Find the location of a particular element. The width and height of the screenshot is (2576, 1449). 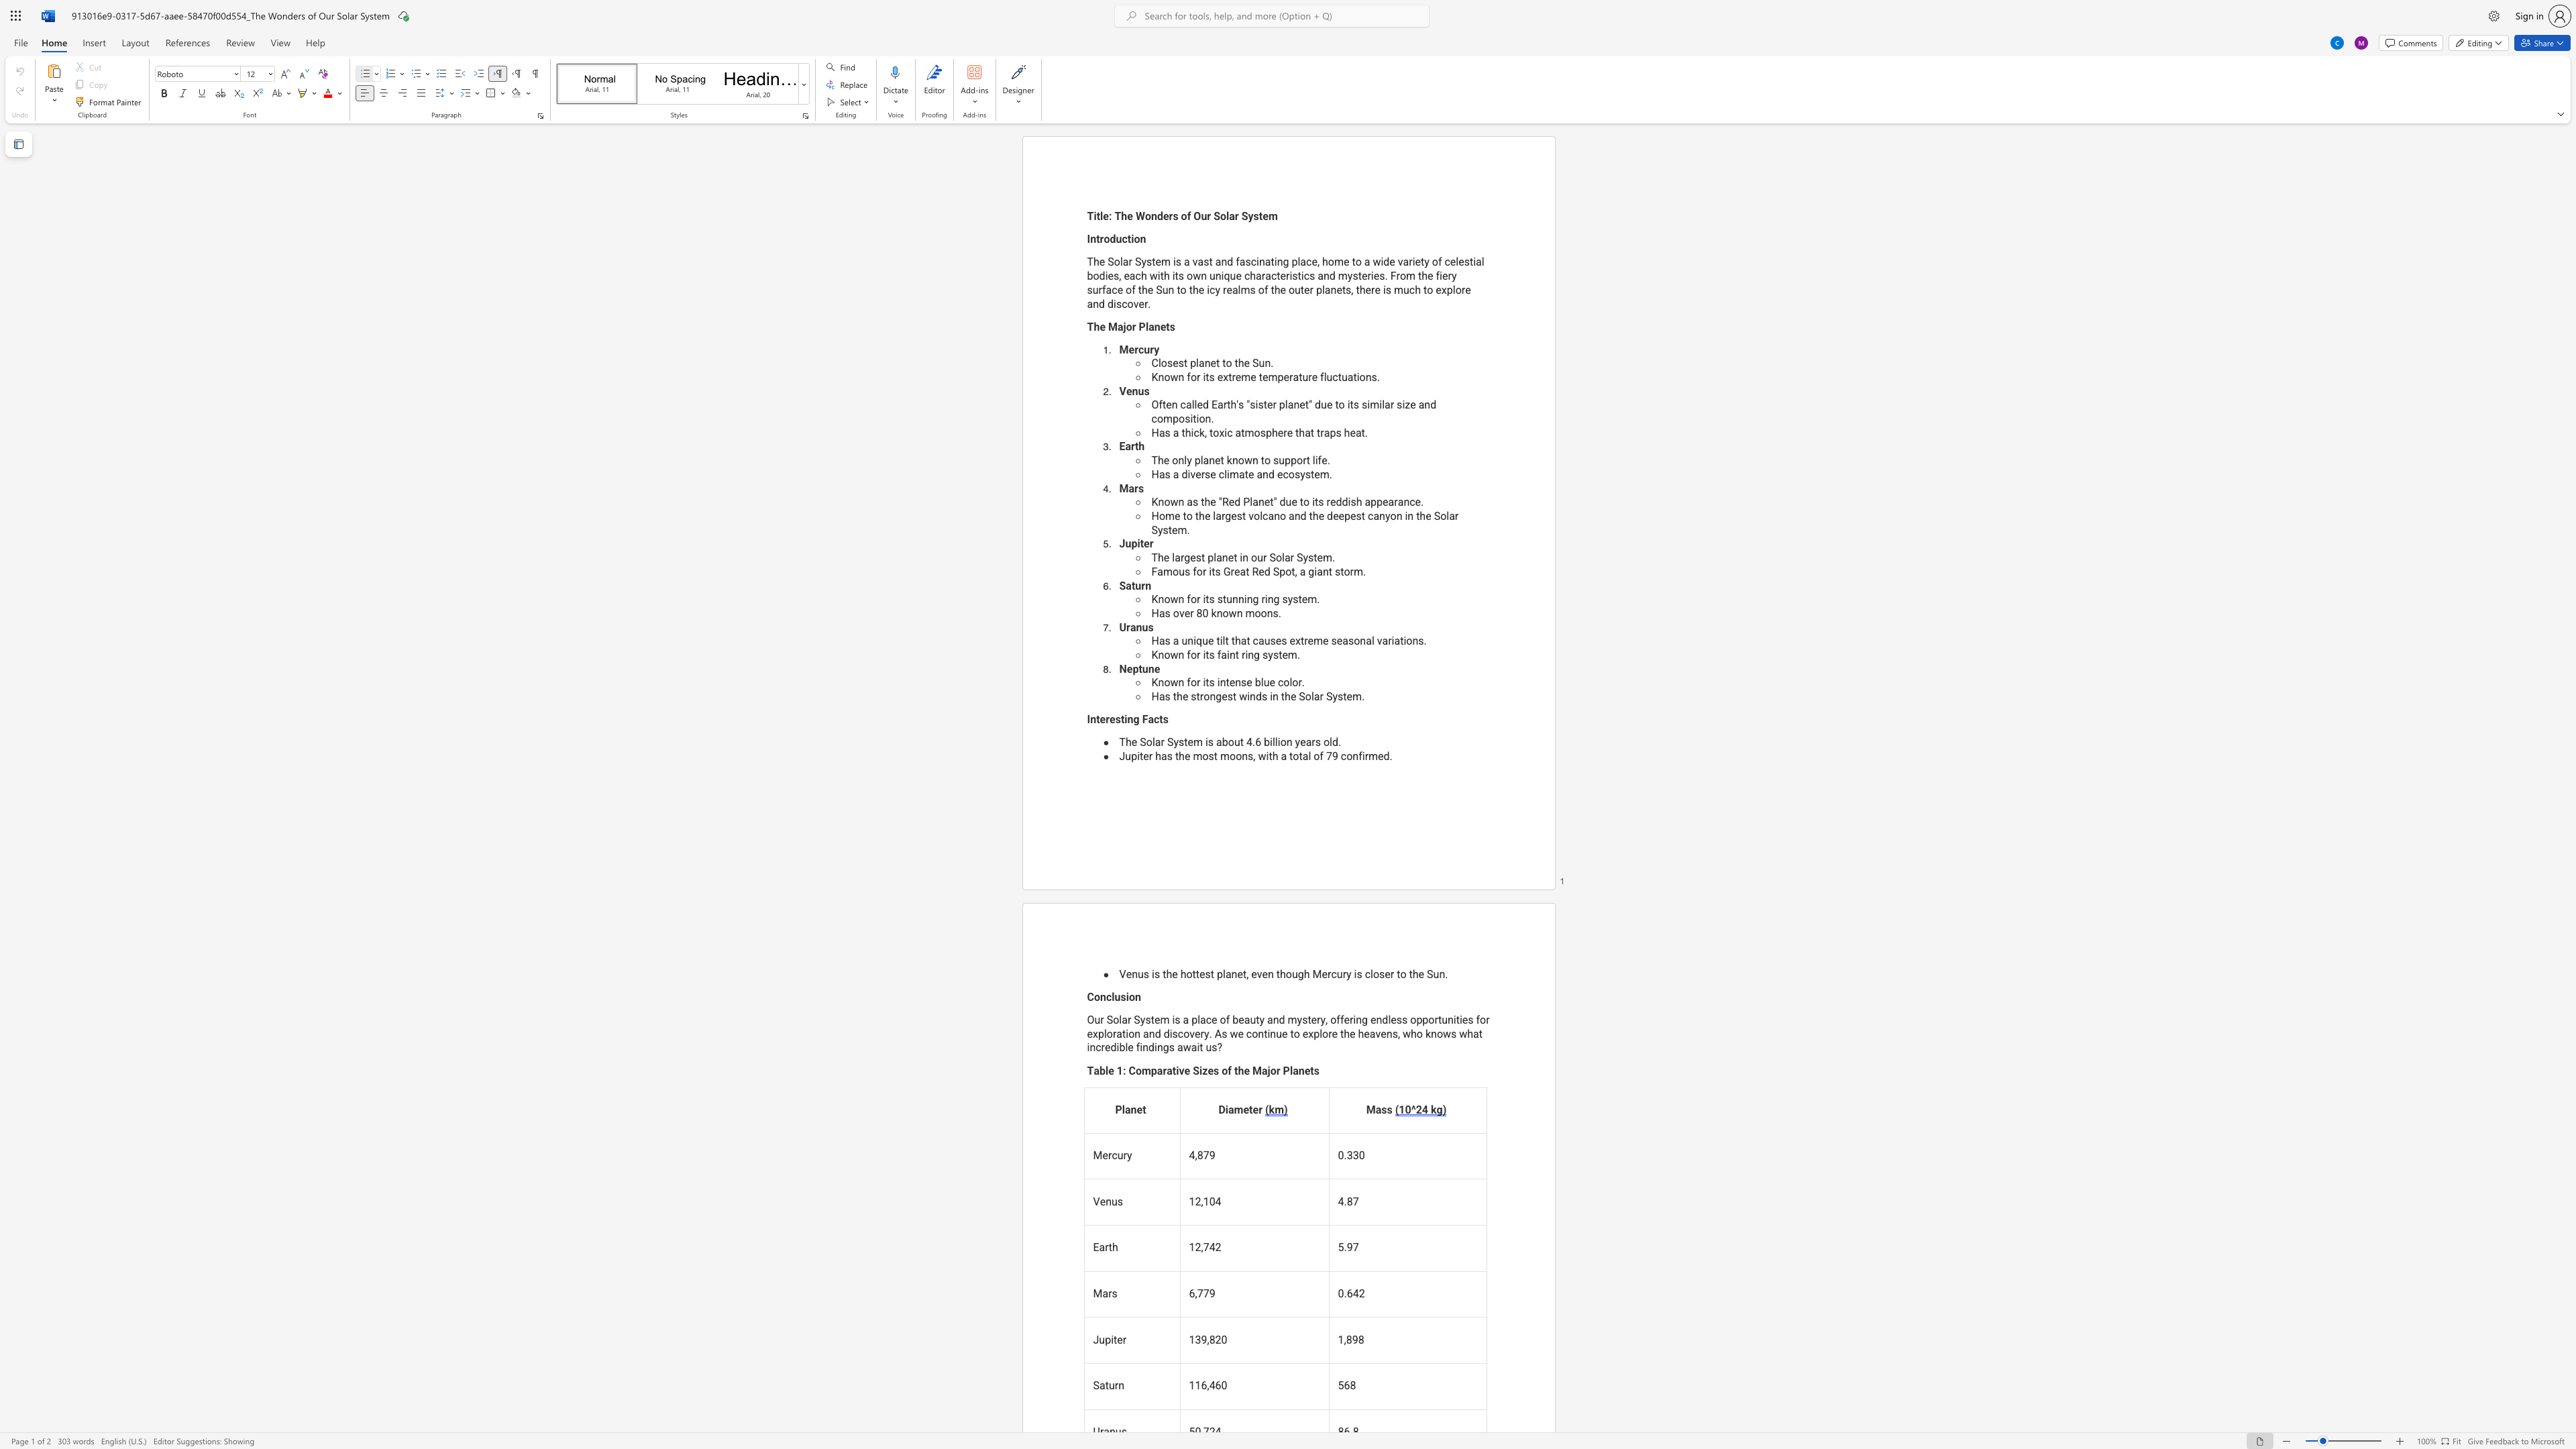

the 1th character "M" in the text is located at coordinates (1316, 974).